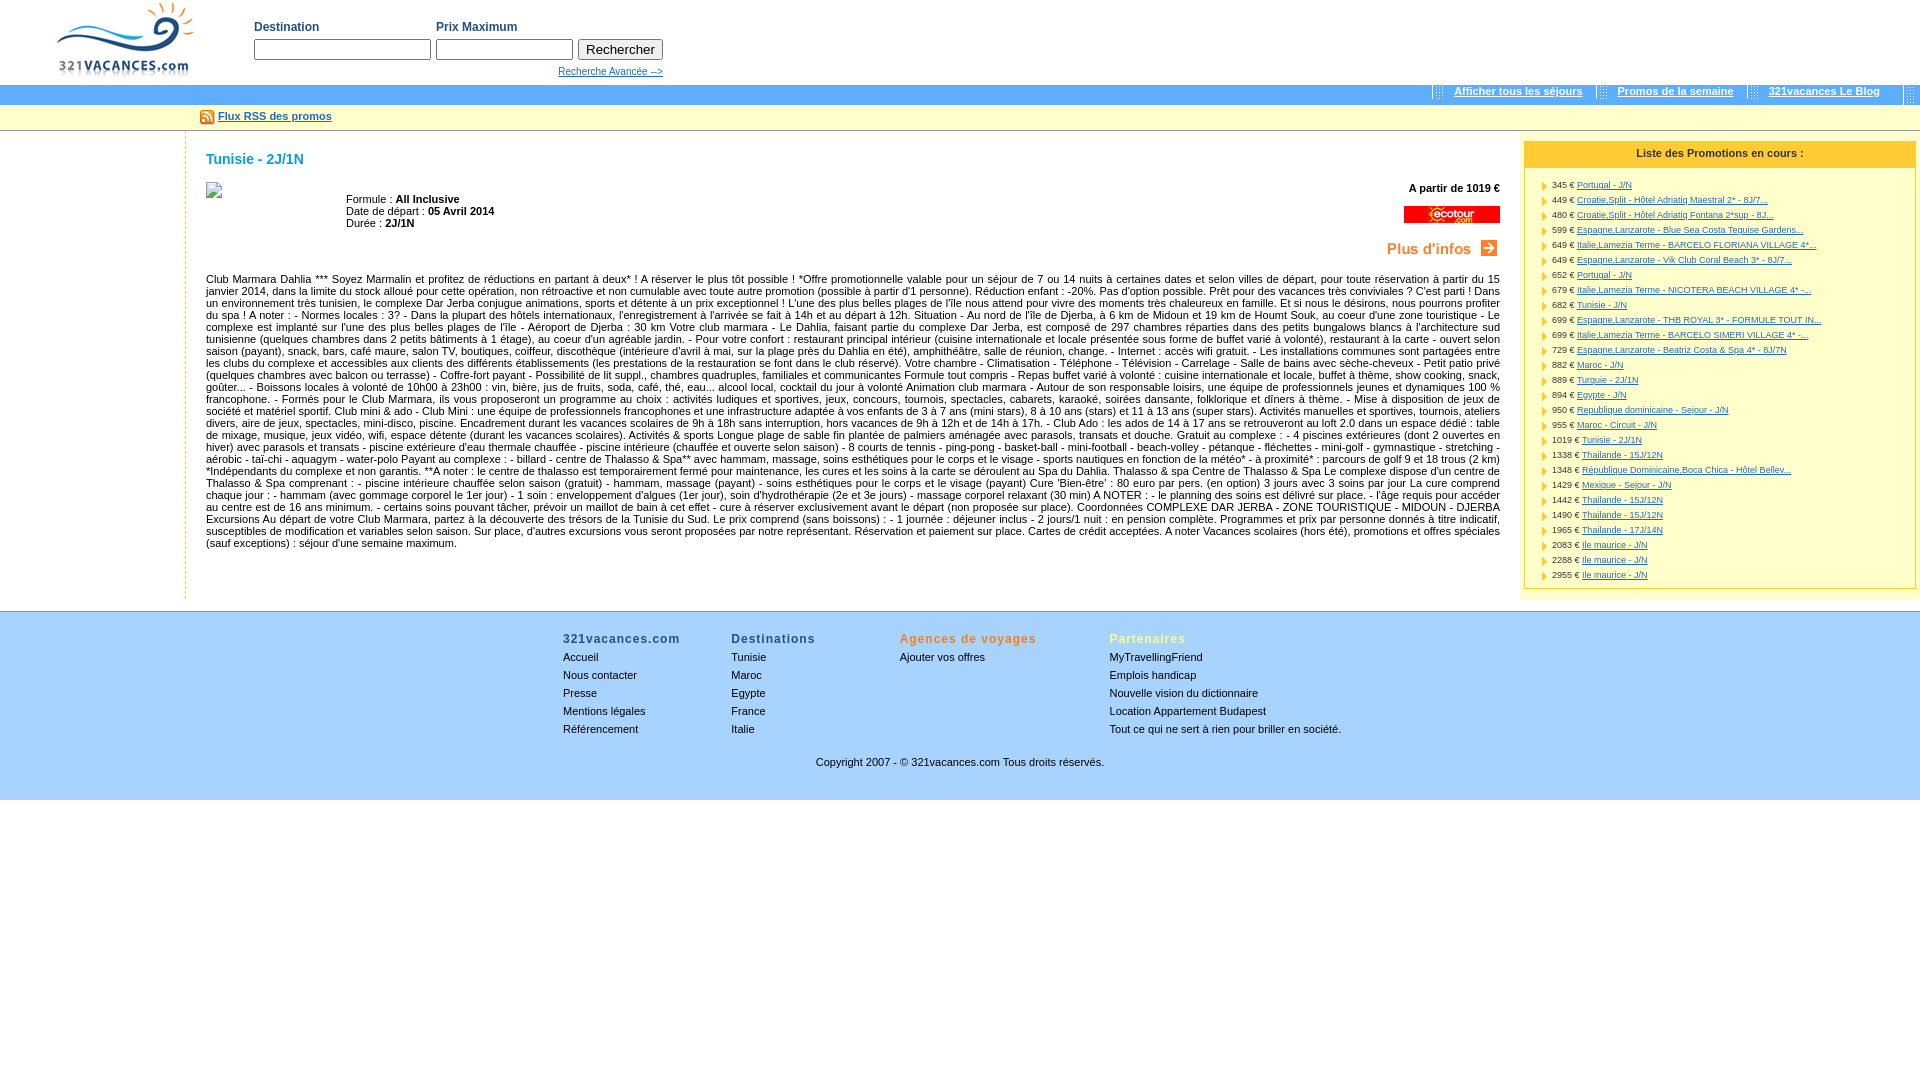 The image size is (1920, 1080). I want to click on 'Ecotour', so click(1451, 214).